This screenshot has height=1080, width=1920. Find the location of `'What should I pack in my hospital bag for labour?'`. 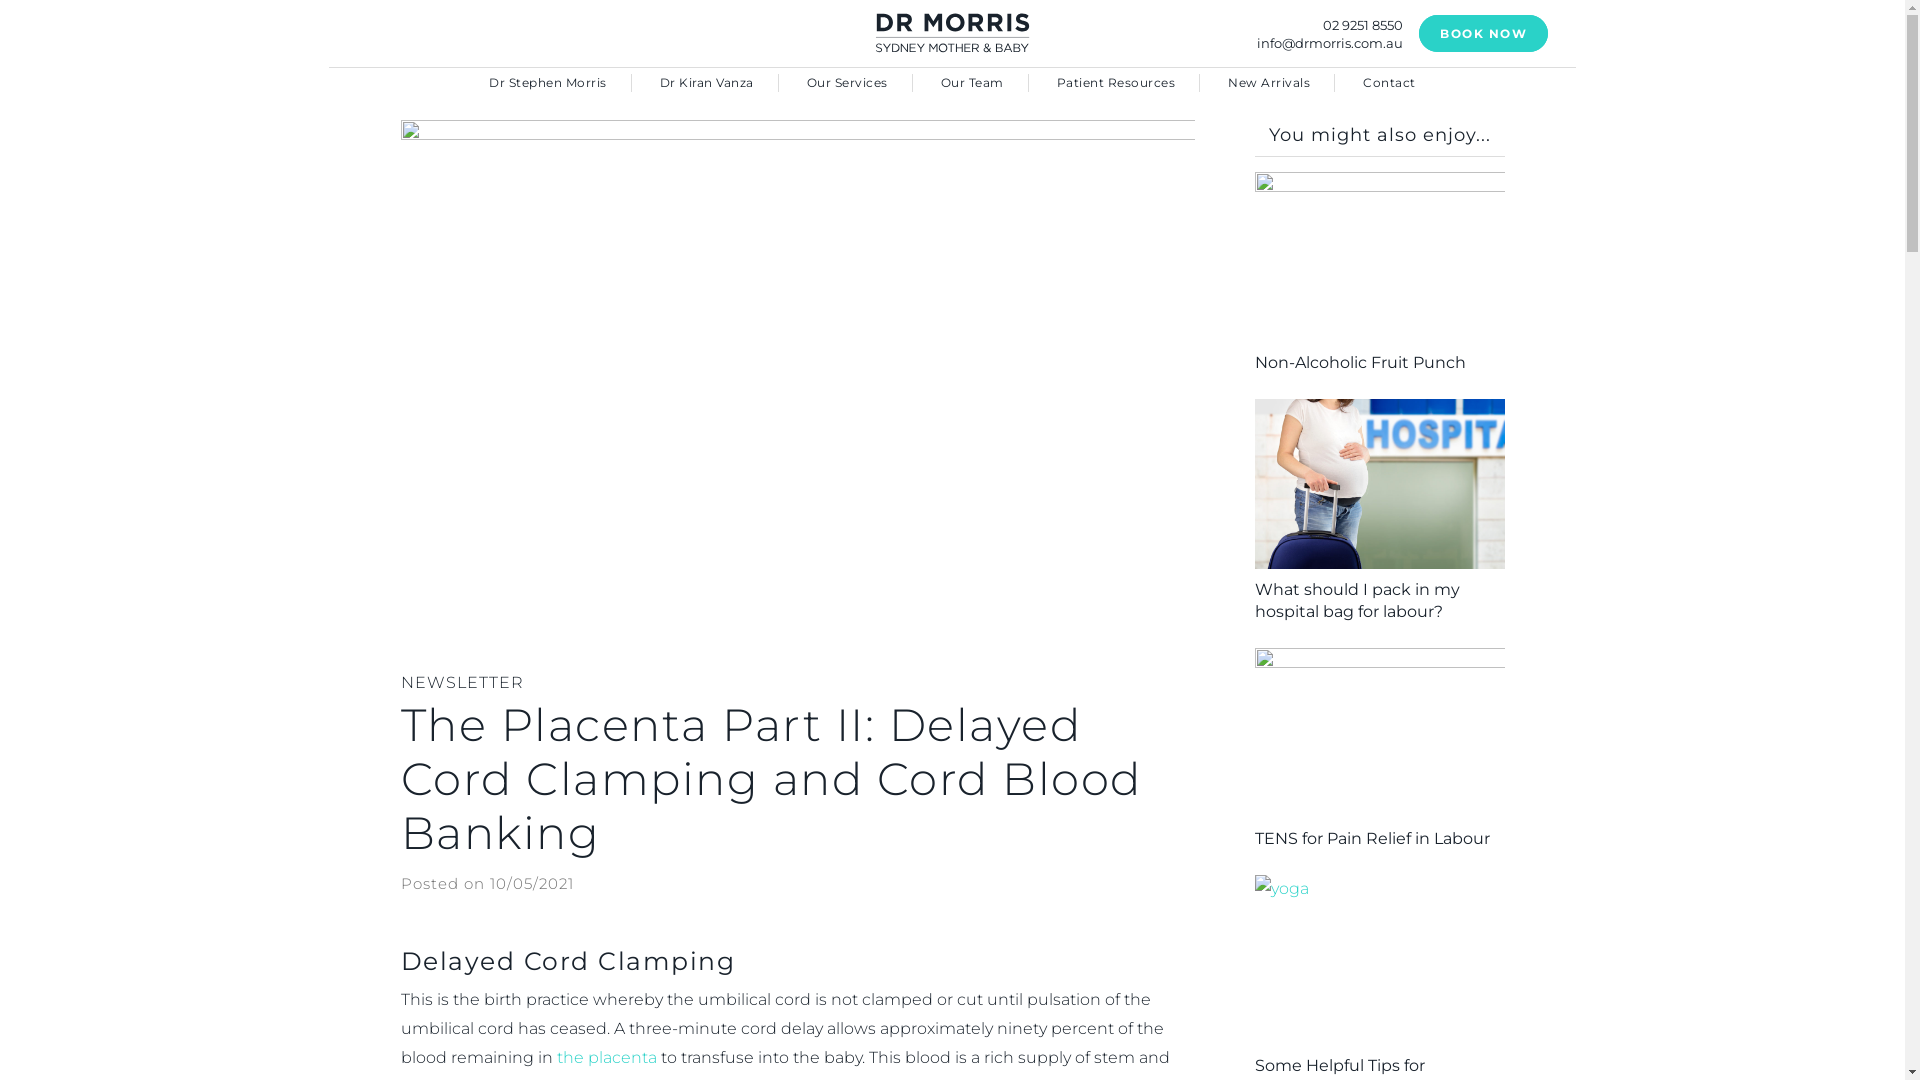

'What should I pack in my hospital bag for labour?' is located at coordinates (1252, 600).